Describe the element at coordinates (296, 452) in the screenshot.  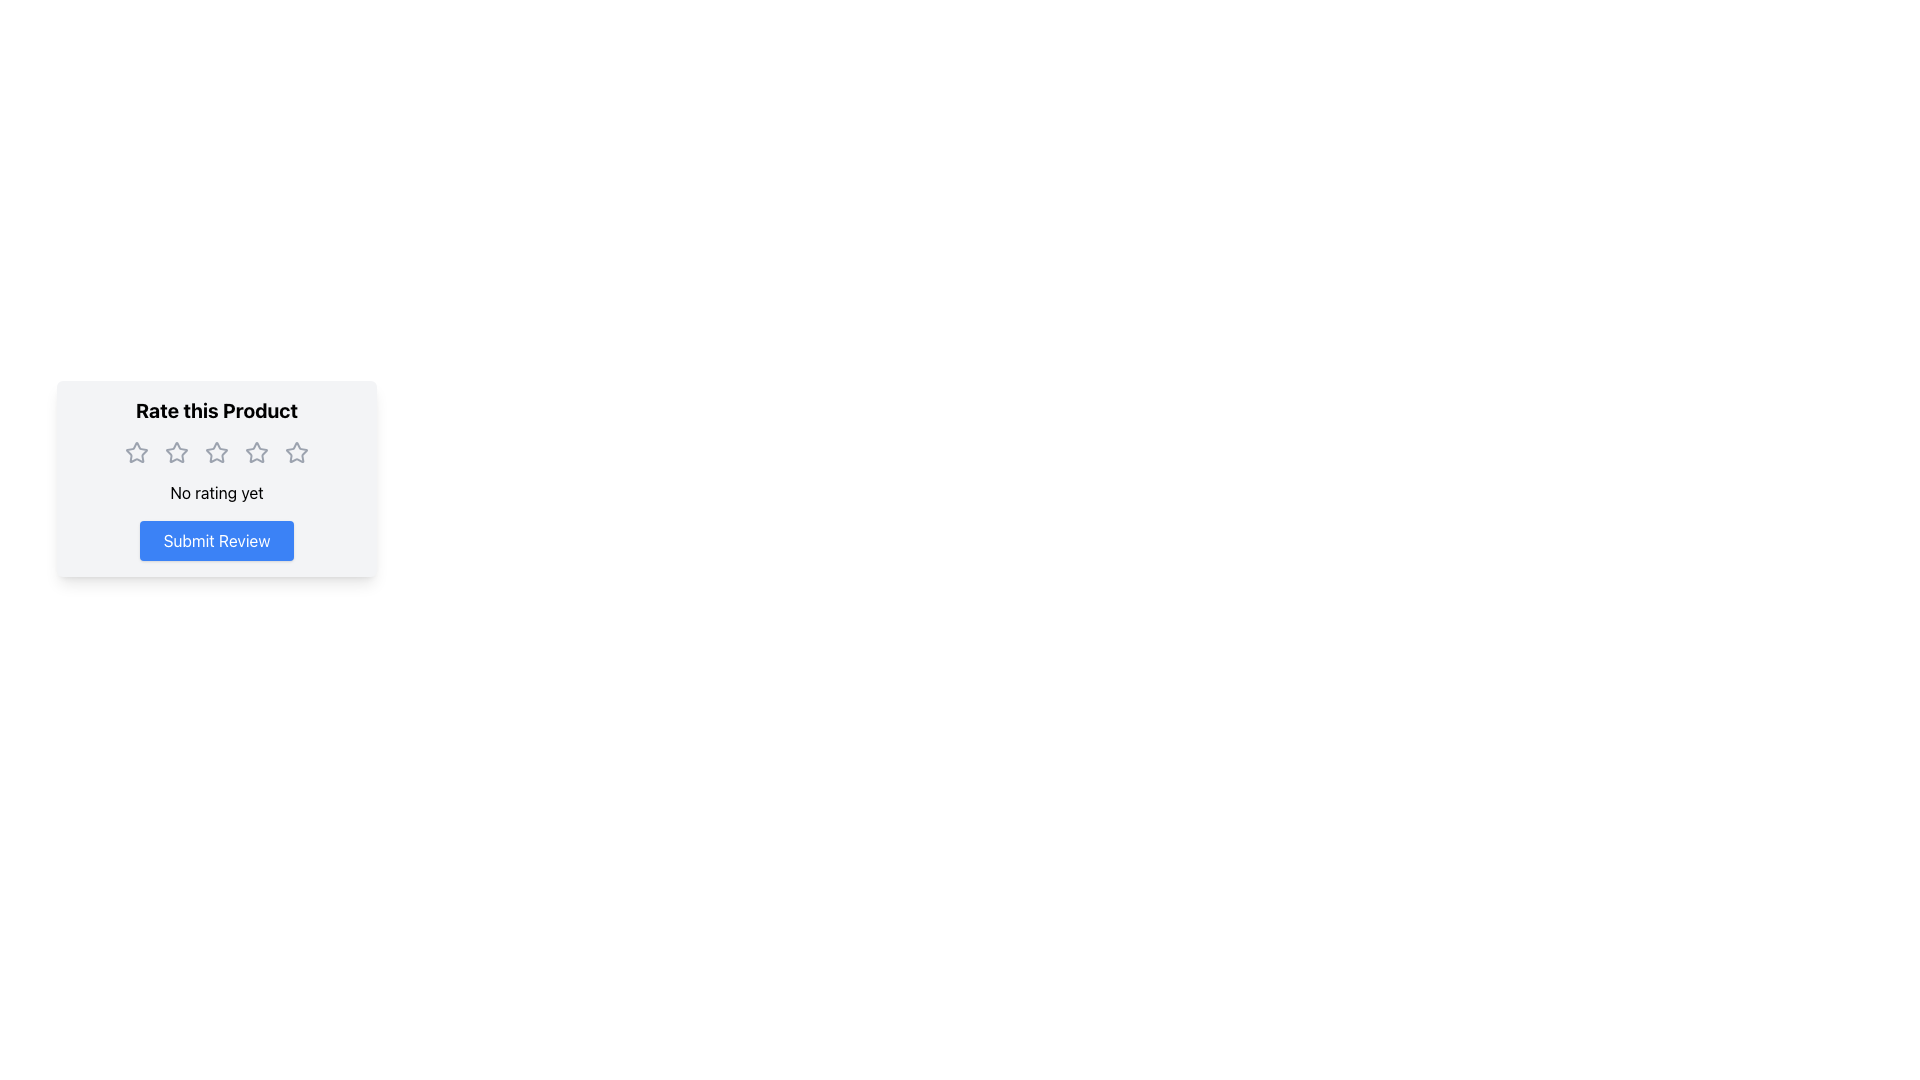
I see `the last star icon` at that location.